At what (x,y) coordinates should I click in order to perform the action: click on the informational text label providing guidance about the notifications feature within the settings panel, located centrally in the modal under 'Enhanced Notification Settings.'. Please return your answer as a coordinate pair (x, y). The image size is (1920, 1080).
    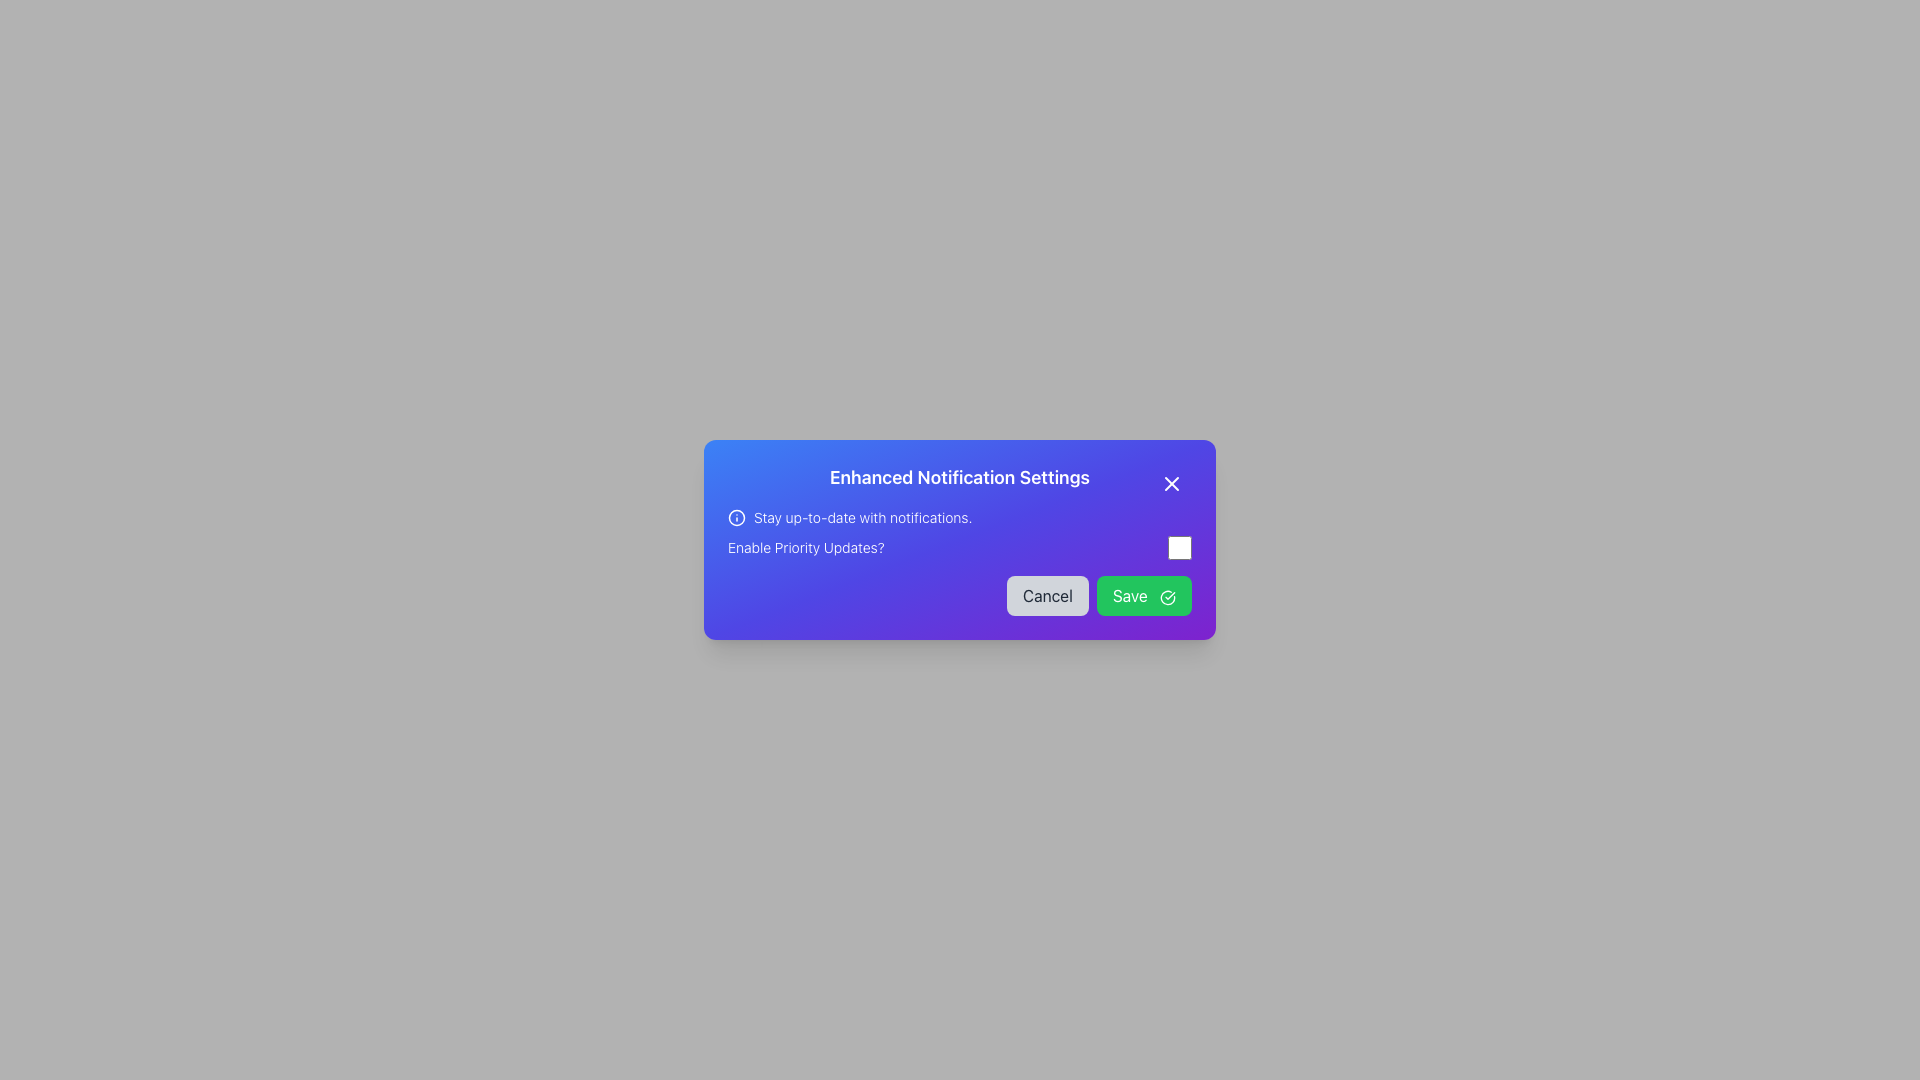
    Looking at the image, I should click on (863, 516).